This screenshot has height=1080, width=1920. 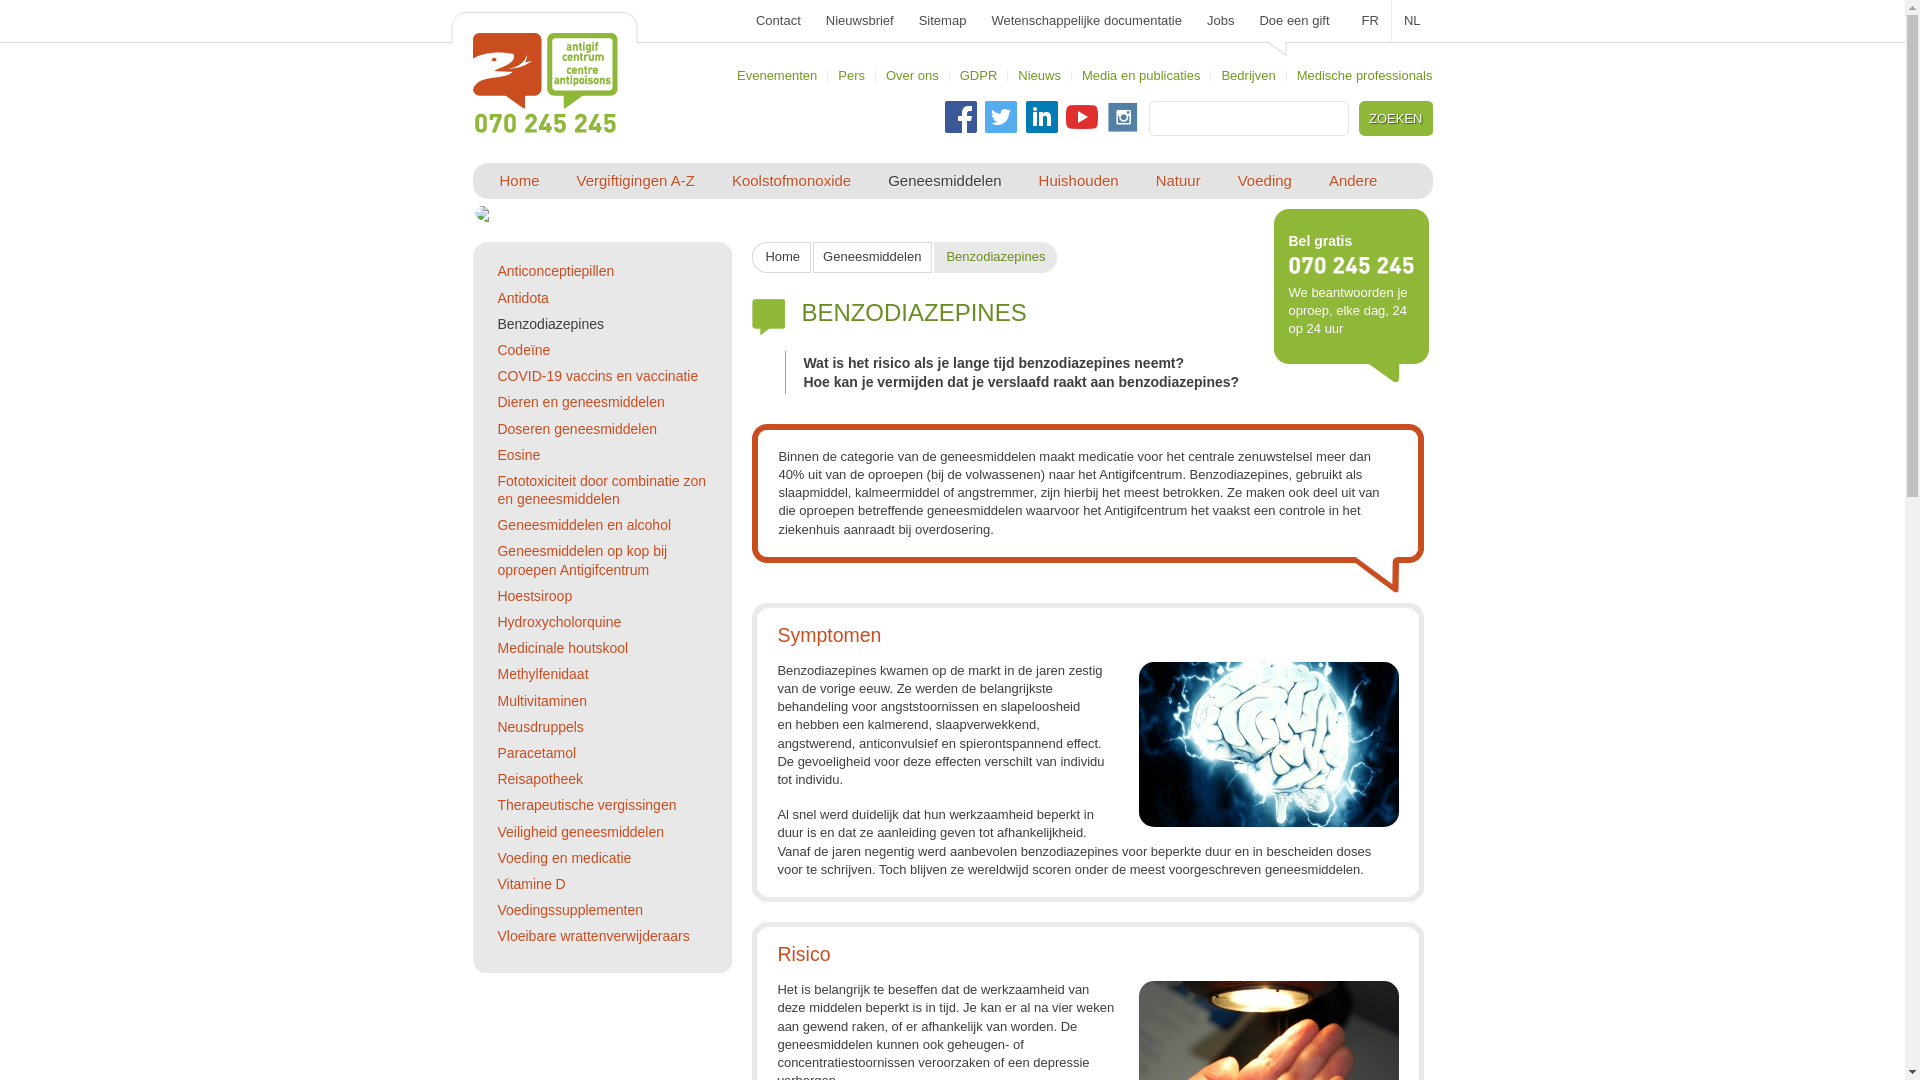 What do you see at coordinates (534, 595) in the screenshot?
I see `'Hoestsiroop'` at bounding box center [534, 595].